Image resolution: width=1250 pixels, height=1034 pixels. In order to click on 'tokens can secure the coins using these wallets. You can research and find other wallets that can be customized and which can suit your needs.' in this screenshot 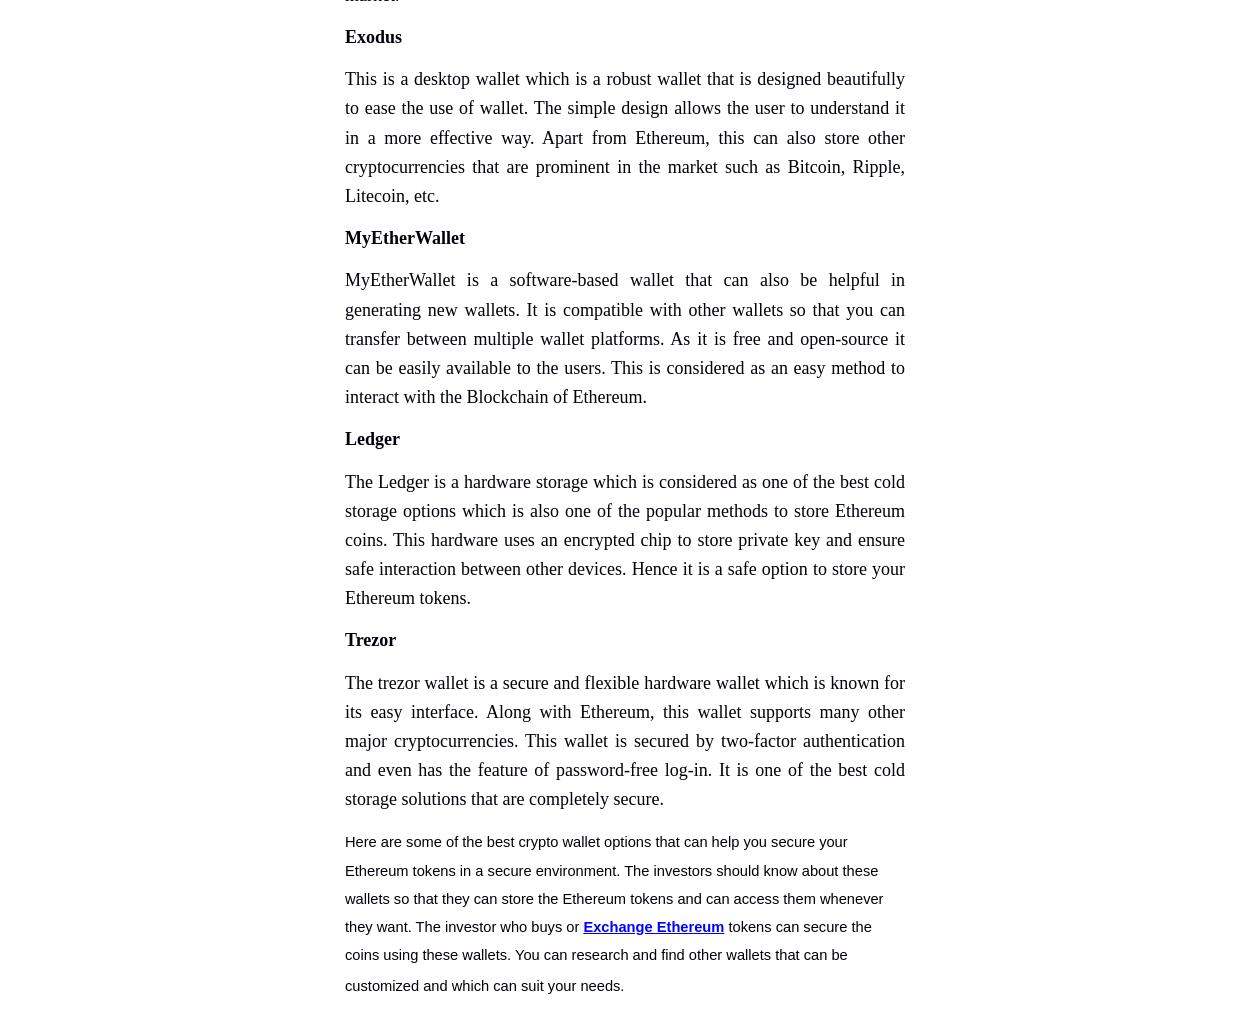, I will do `click(607, 954)`.